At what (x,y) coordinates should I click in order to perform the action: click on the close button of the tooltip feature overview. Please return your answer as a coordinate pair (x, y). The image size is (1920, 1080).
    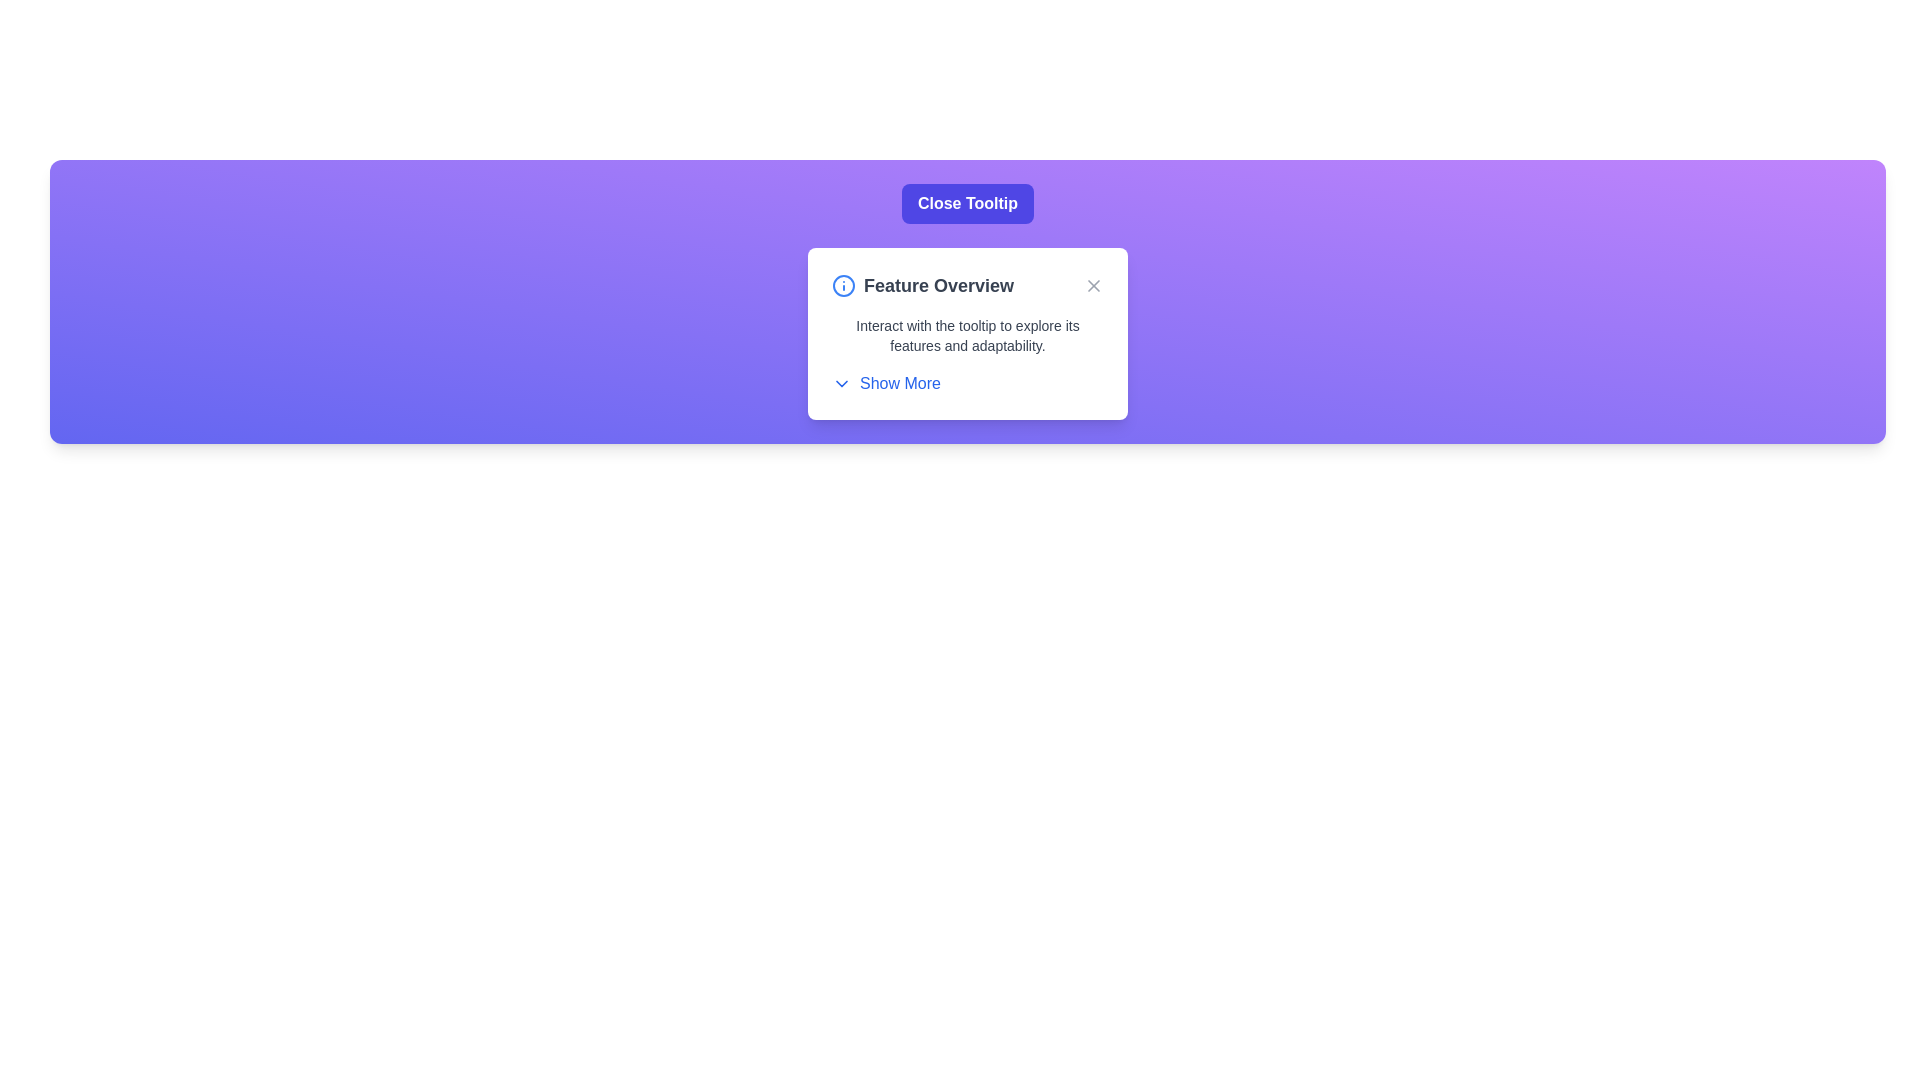
    Looking at the image, I should click on (968, 204).